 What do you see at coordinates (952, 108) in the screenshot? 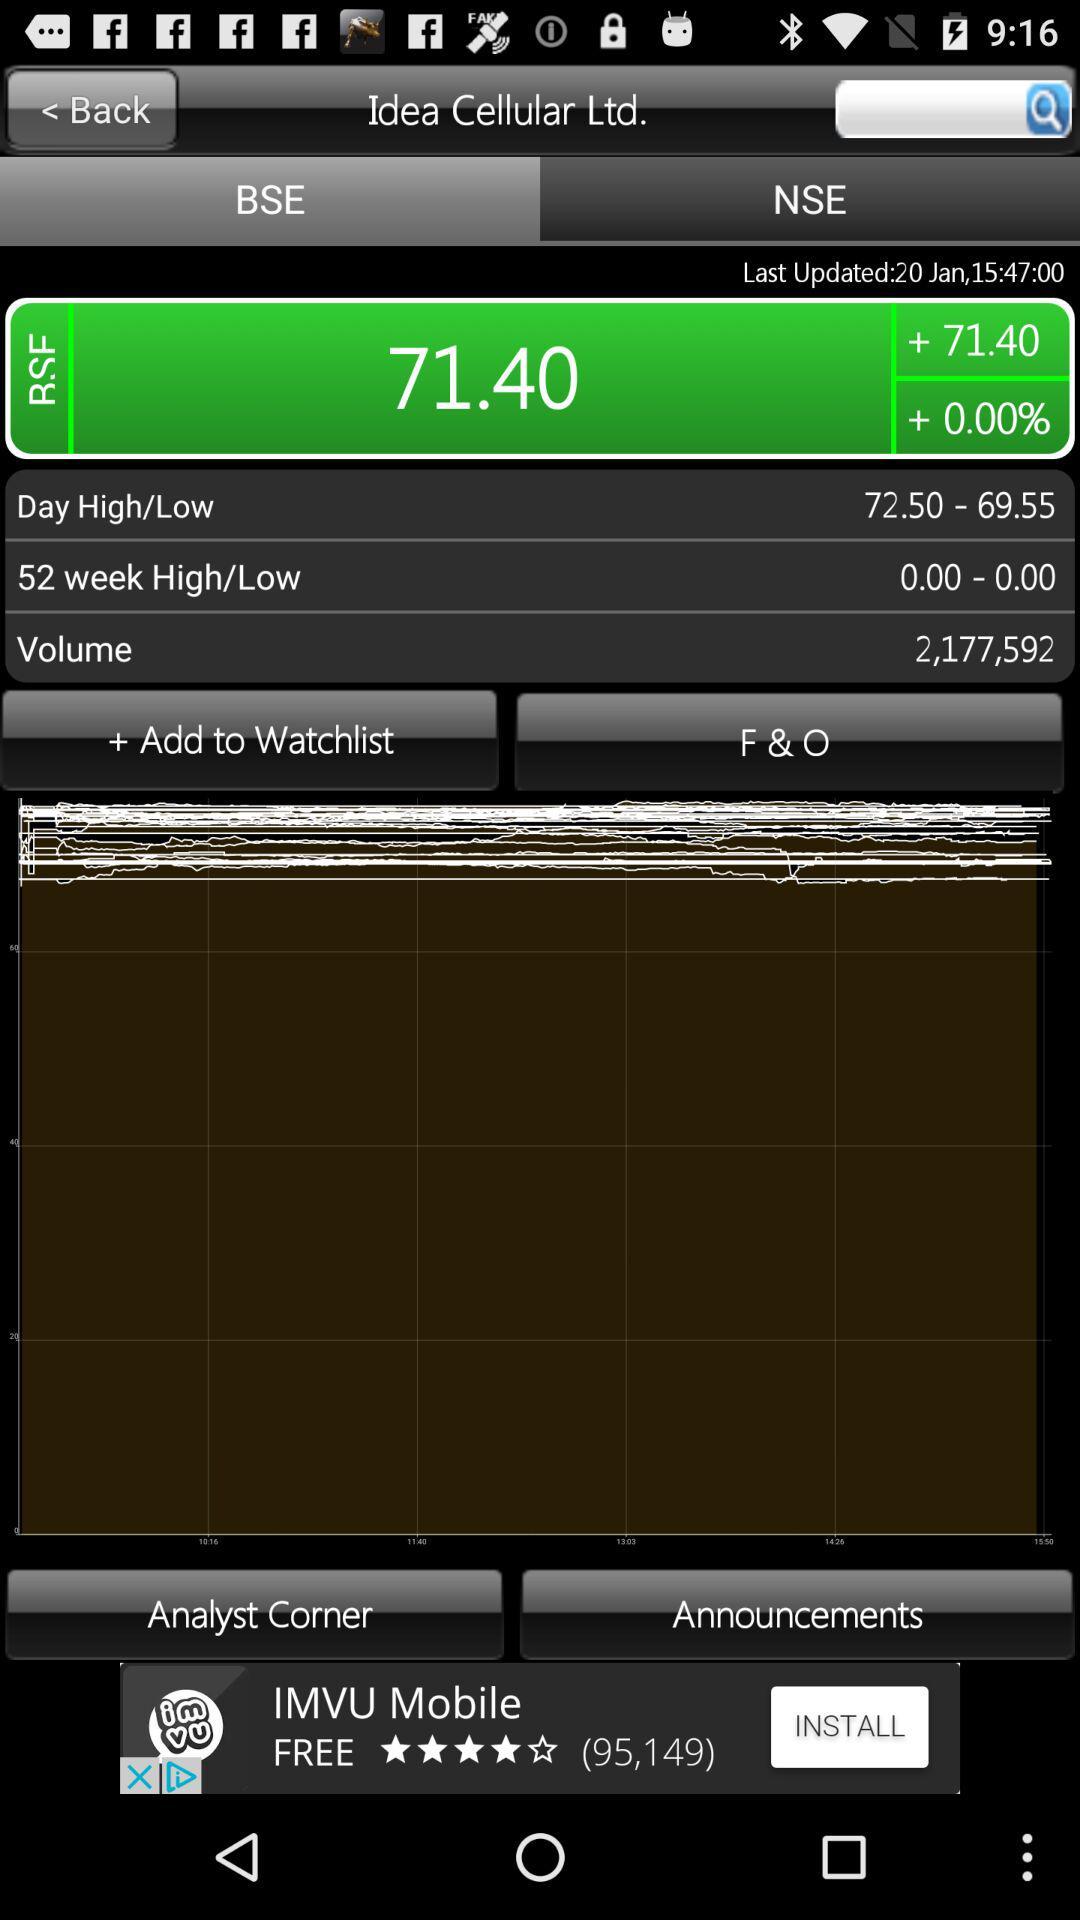
I see `search` at bounding box center [952, 108].